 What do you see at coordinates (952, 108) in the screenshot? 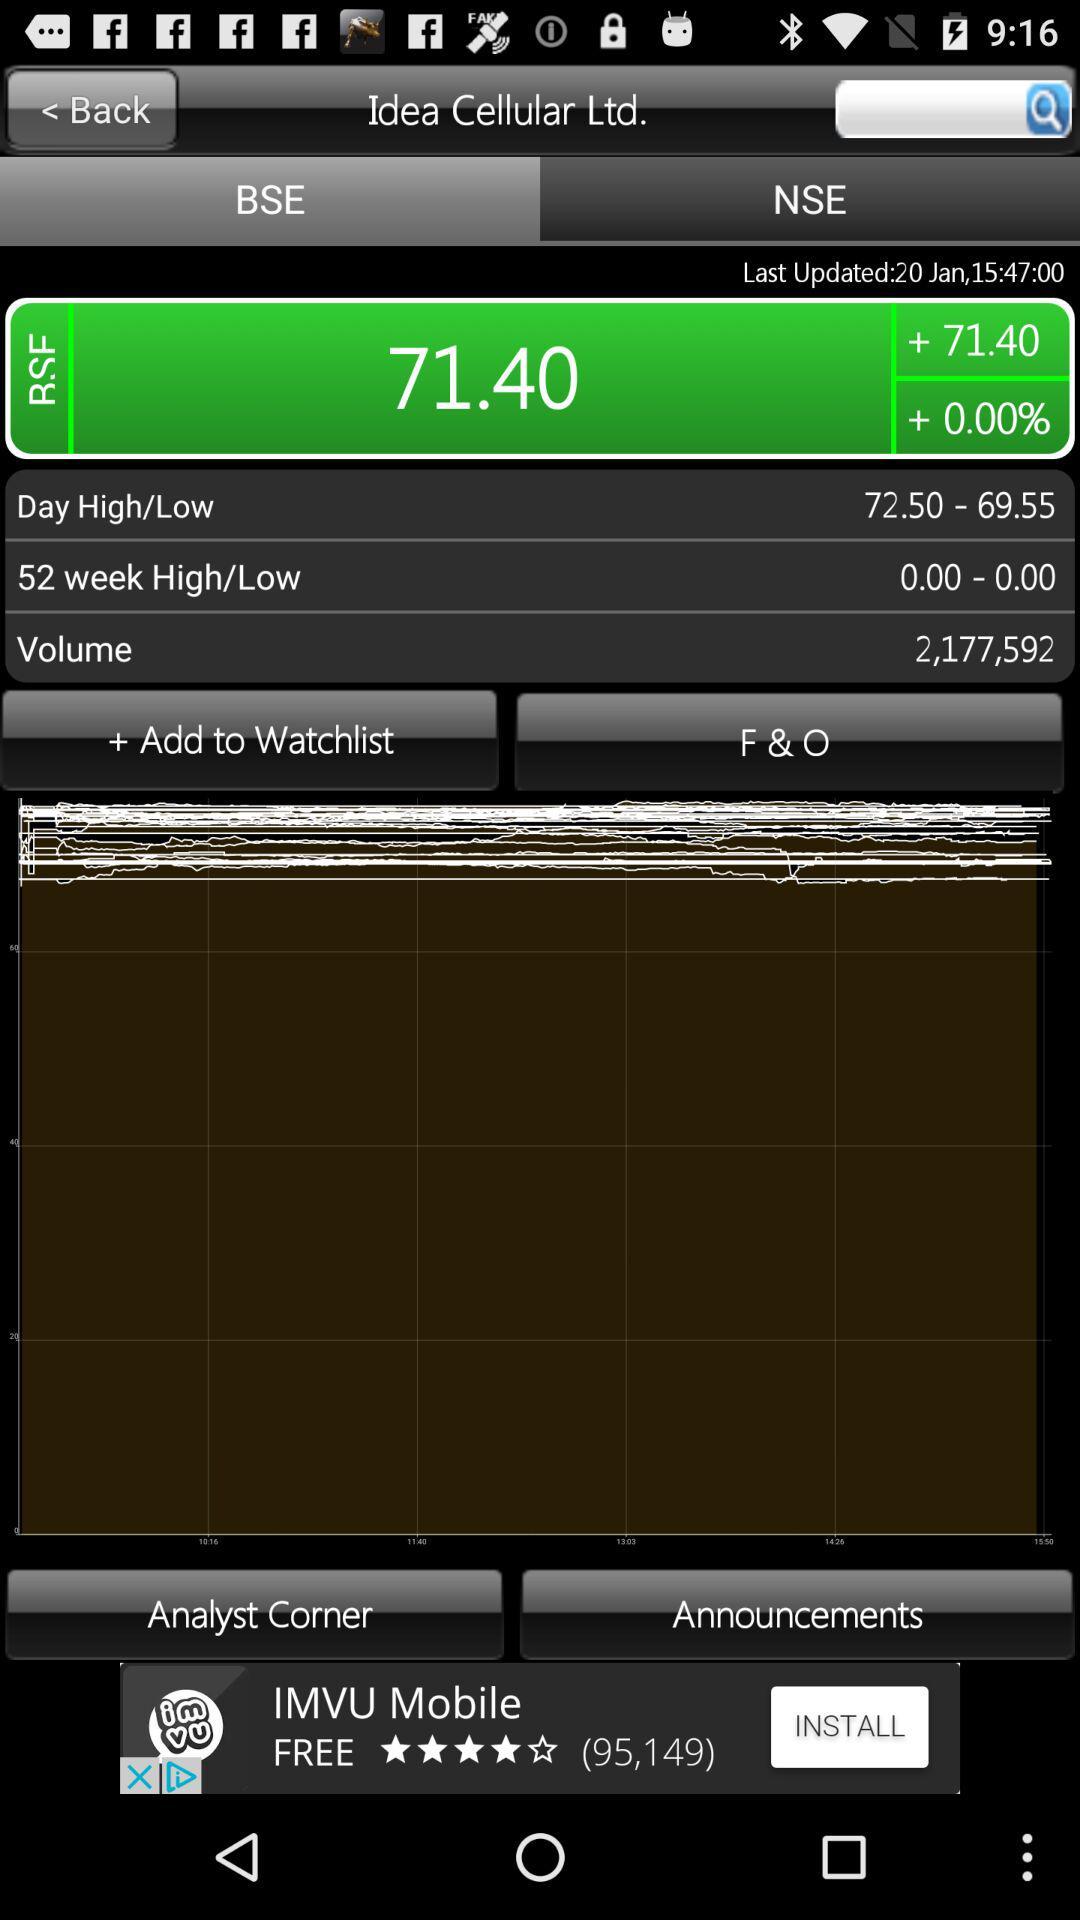
I see `search` at bounding box center [952, 108].